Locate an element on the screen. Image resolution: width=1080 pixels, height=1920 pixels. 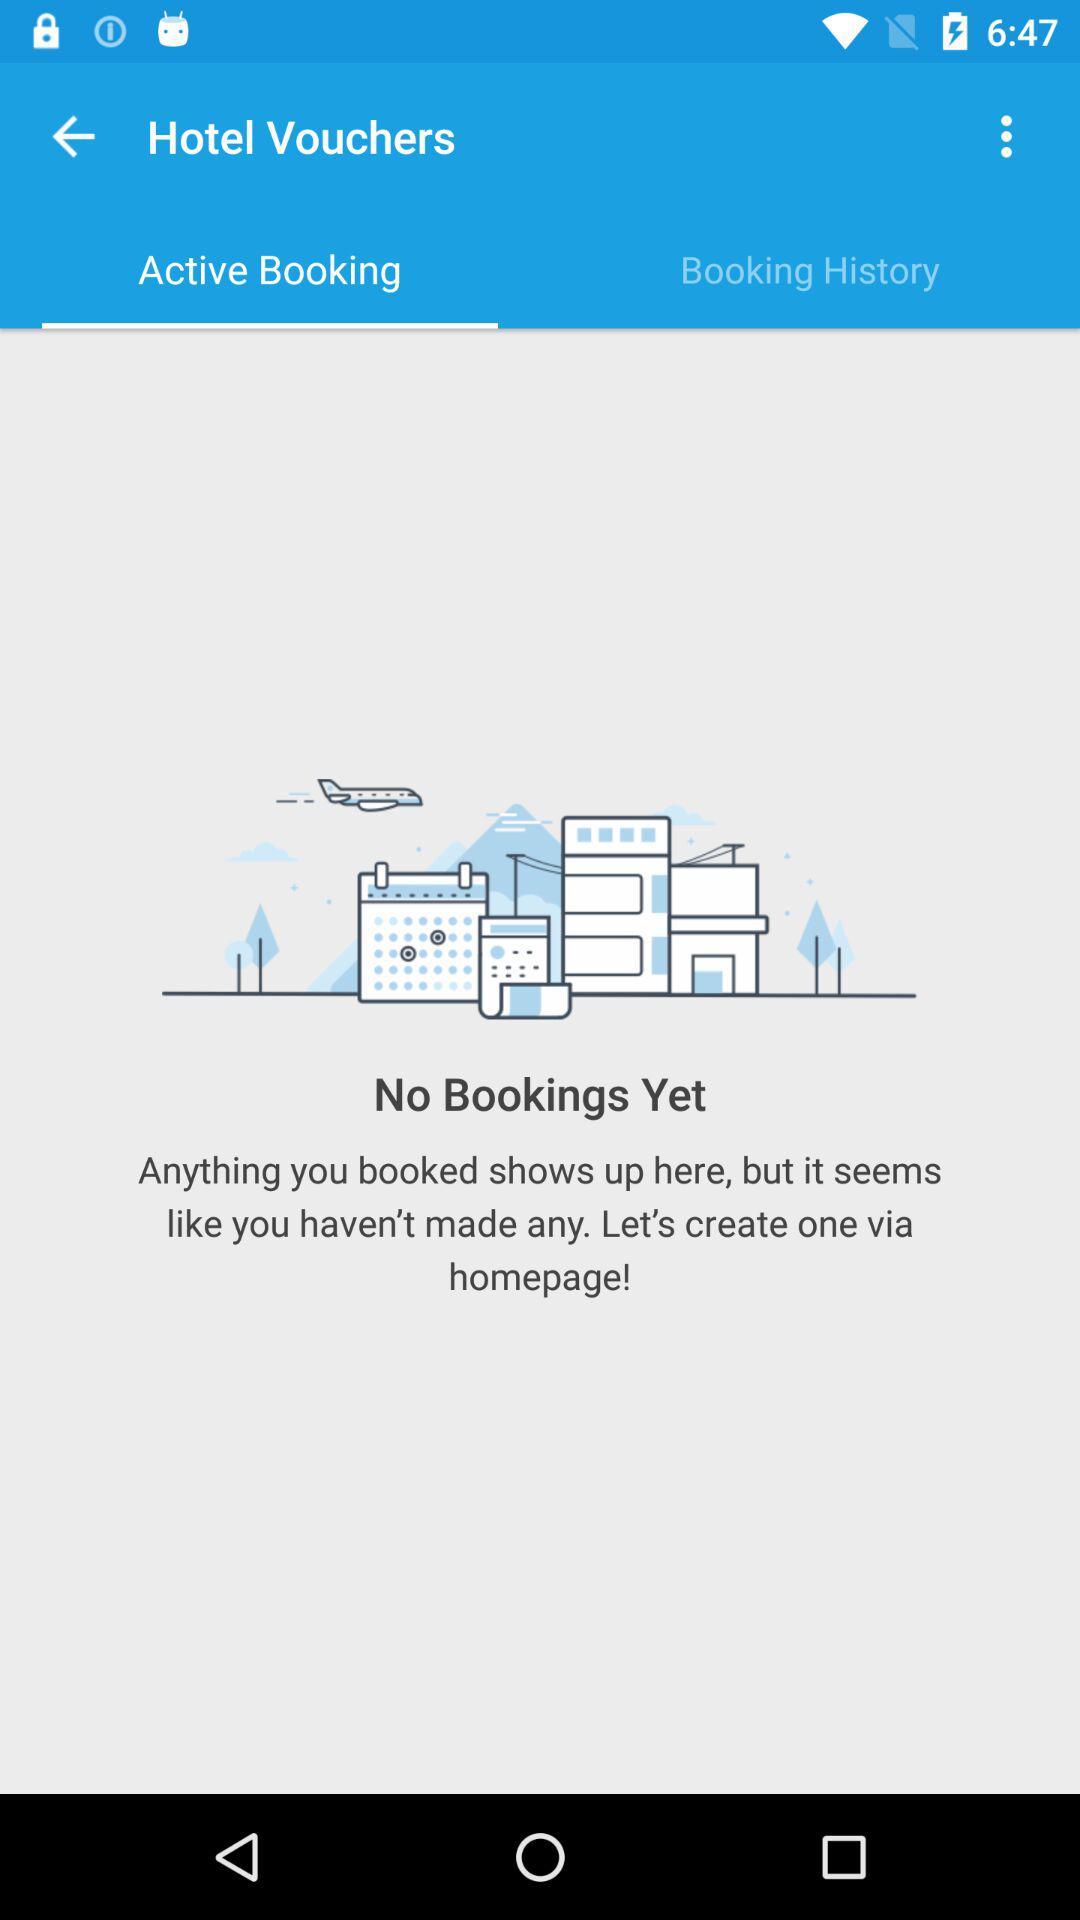
active booking item is located at coordinates (270, 268).